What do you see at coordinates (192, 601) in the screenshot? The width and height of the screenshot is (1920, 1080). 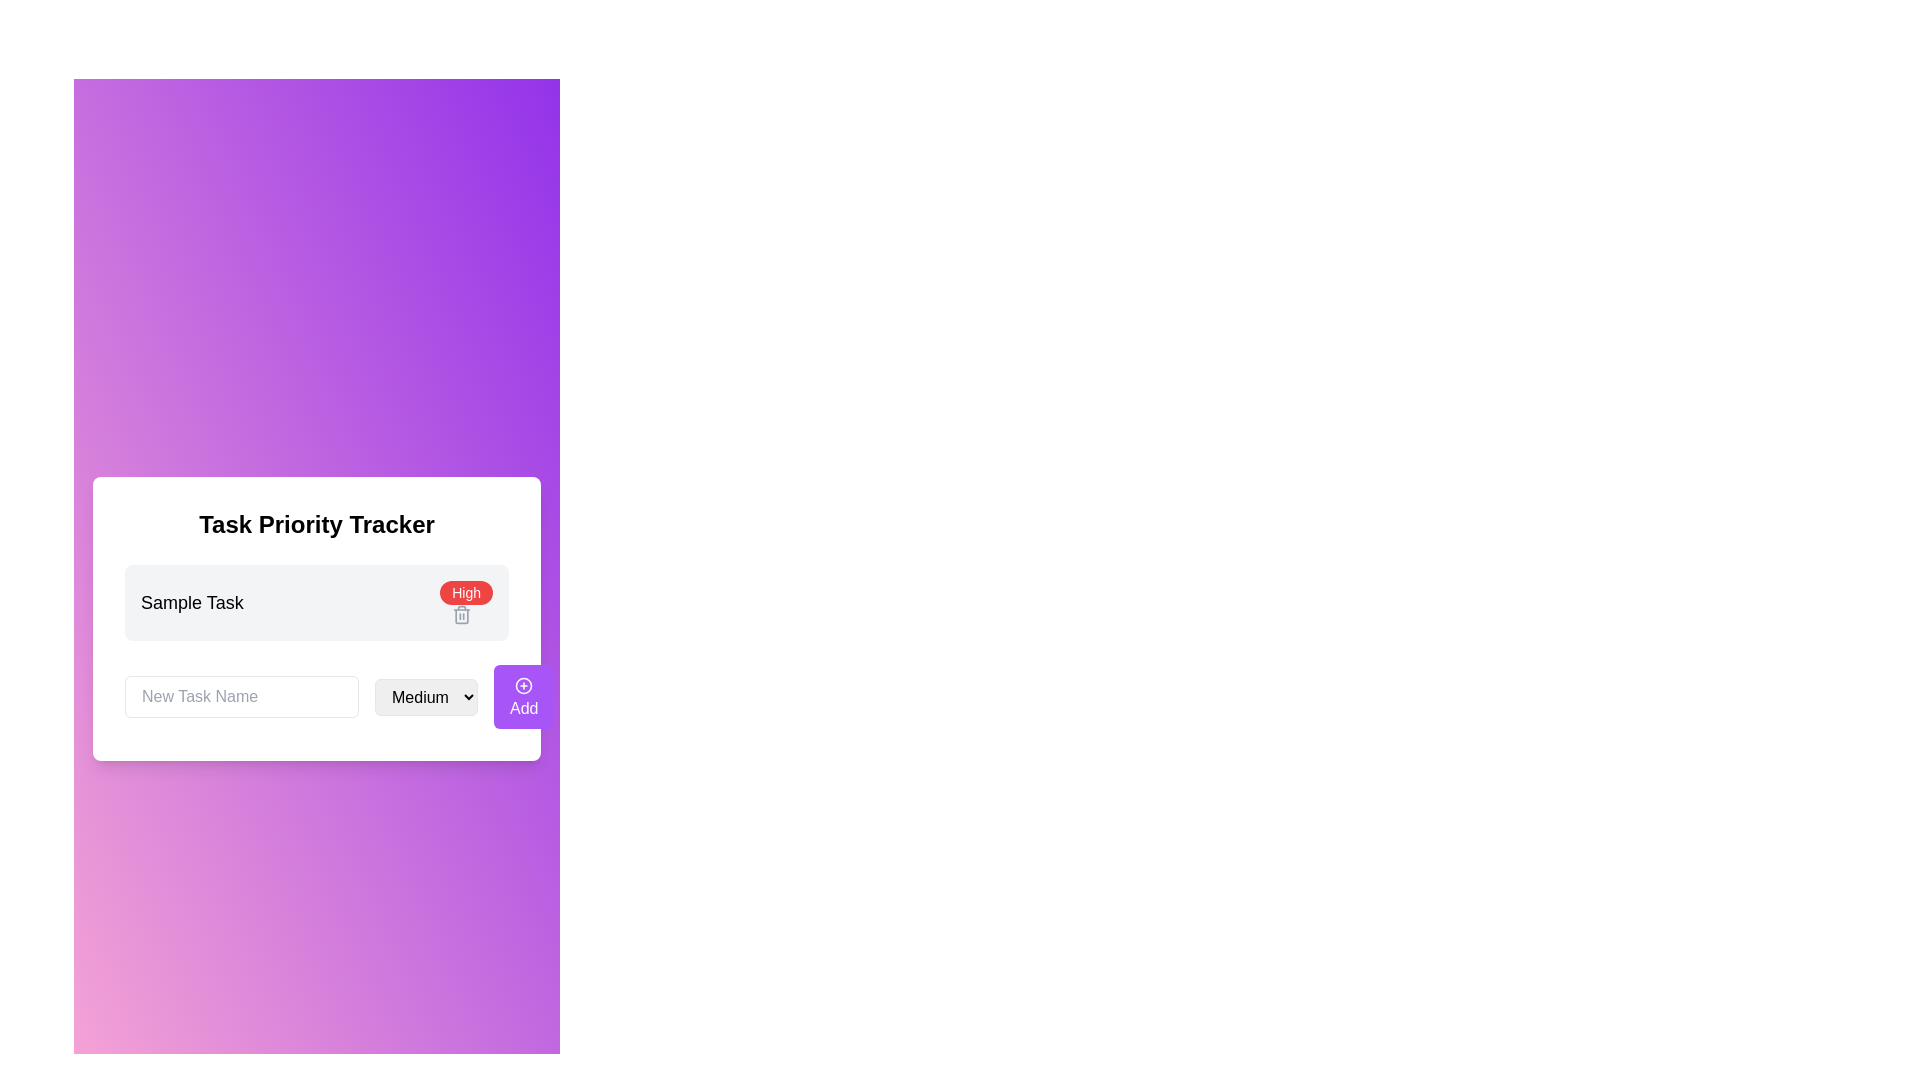 I see `the 'Sample Task' text label, which is displayed in bold black font against a light gray background, to trigger additional information` at bounding box center [192, 601].